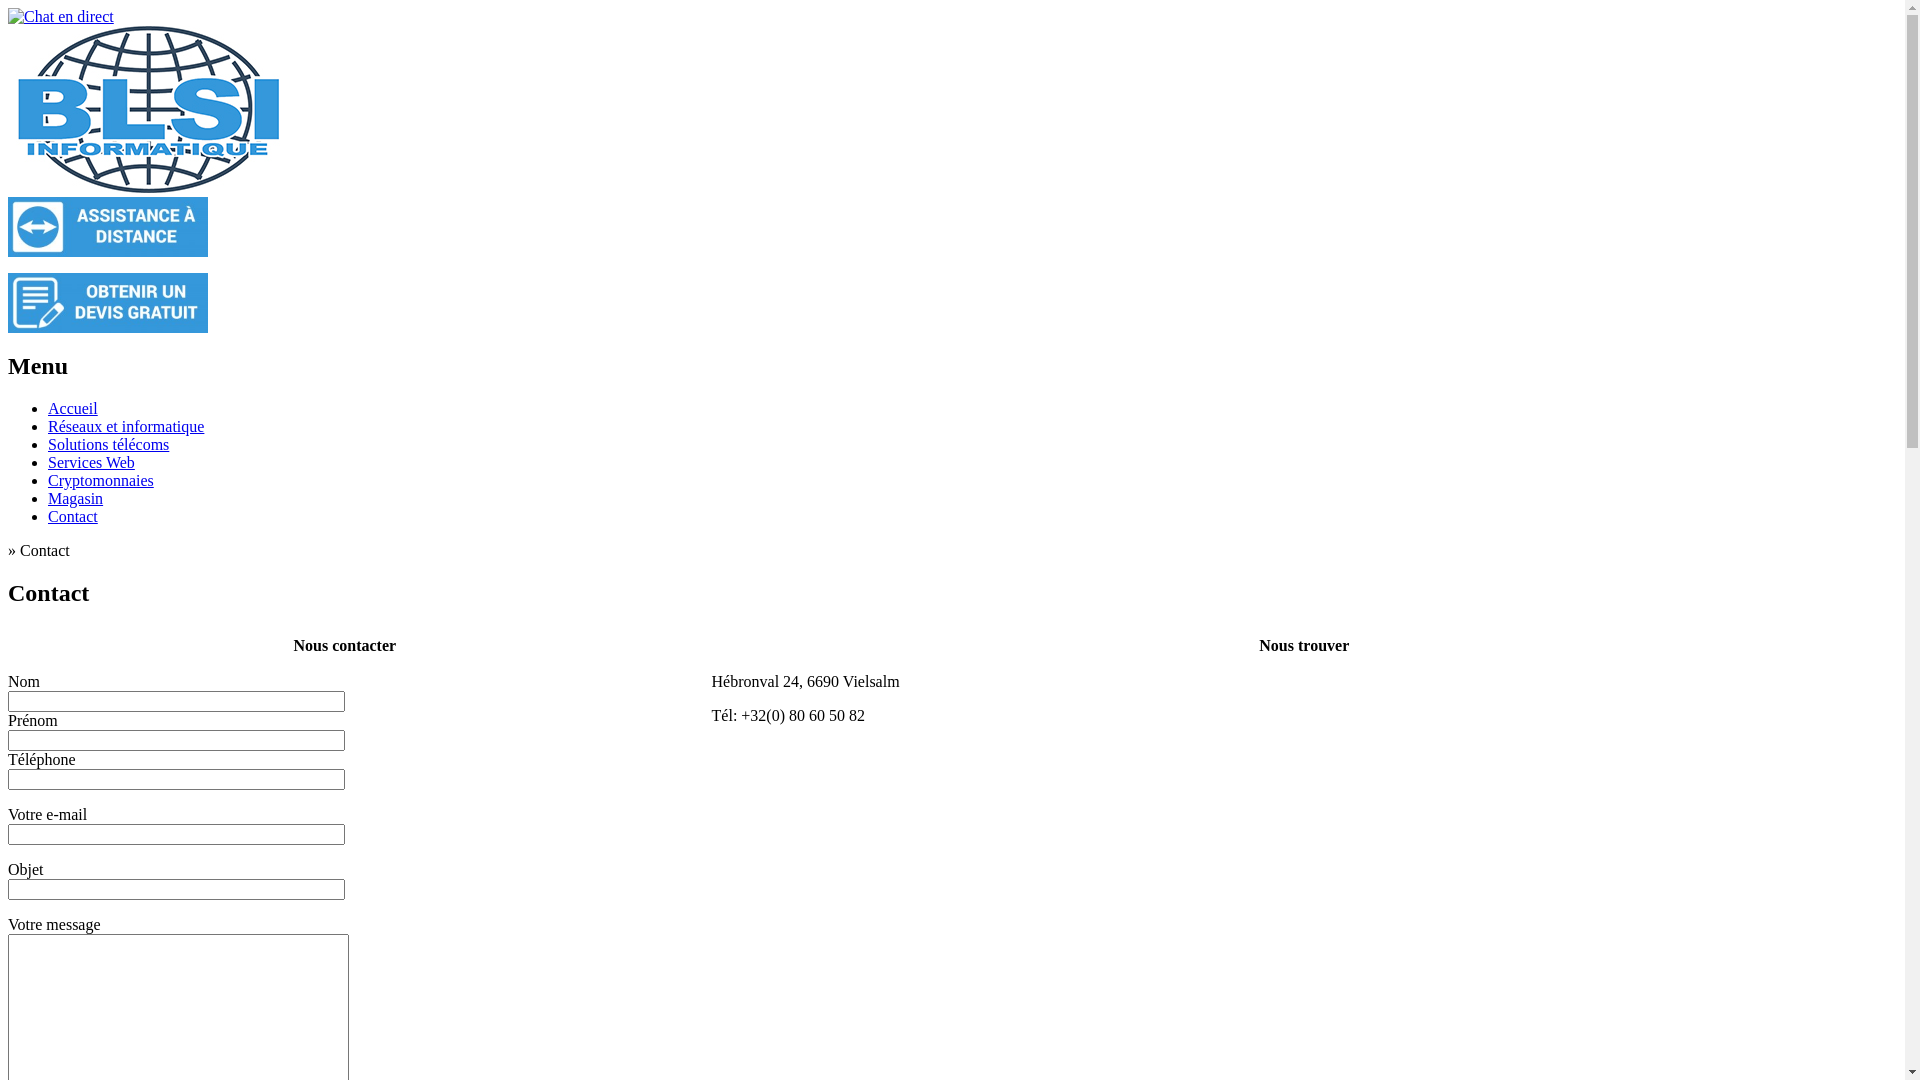 The height and width of the screenshot is (1080, 1920). I want to click on 'Skip to content', so click(7, 399).